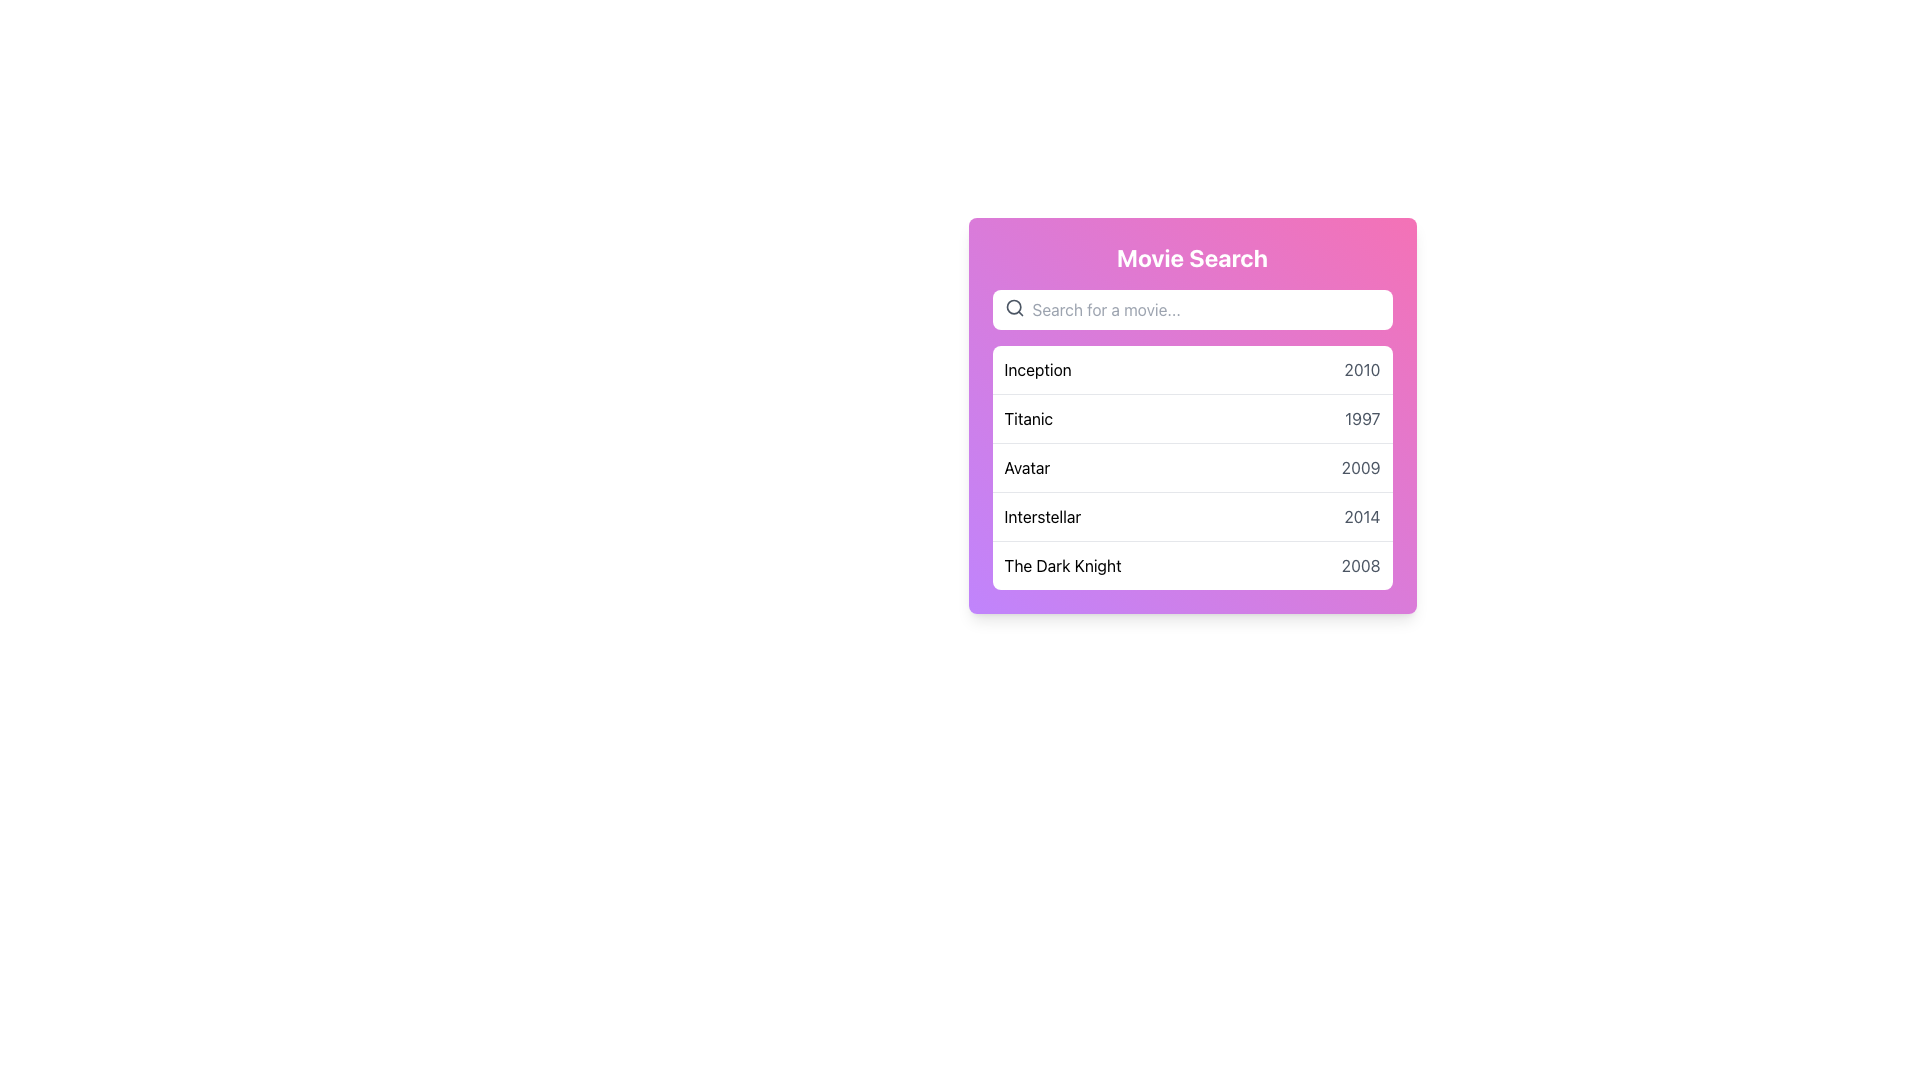 This screenshot has width=1920, height=1080. I want to click on the text label 'Avatar', which represents the title of the movie in the searchable list interface, located in the third row on the left side, with the year '2009' displayed to its right, so click(1027, 467).